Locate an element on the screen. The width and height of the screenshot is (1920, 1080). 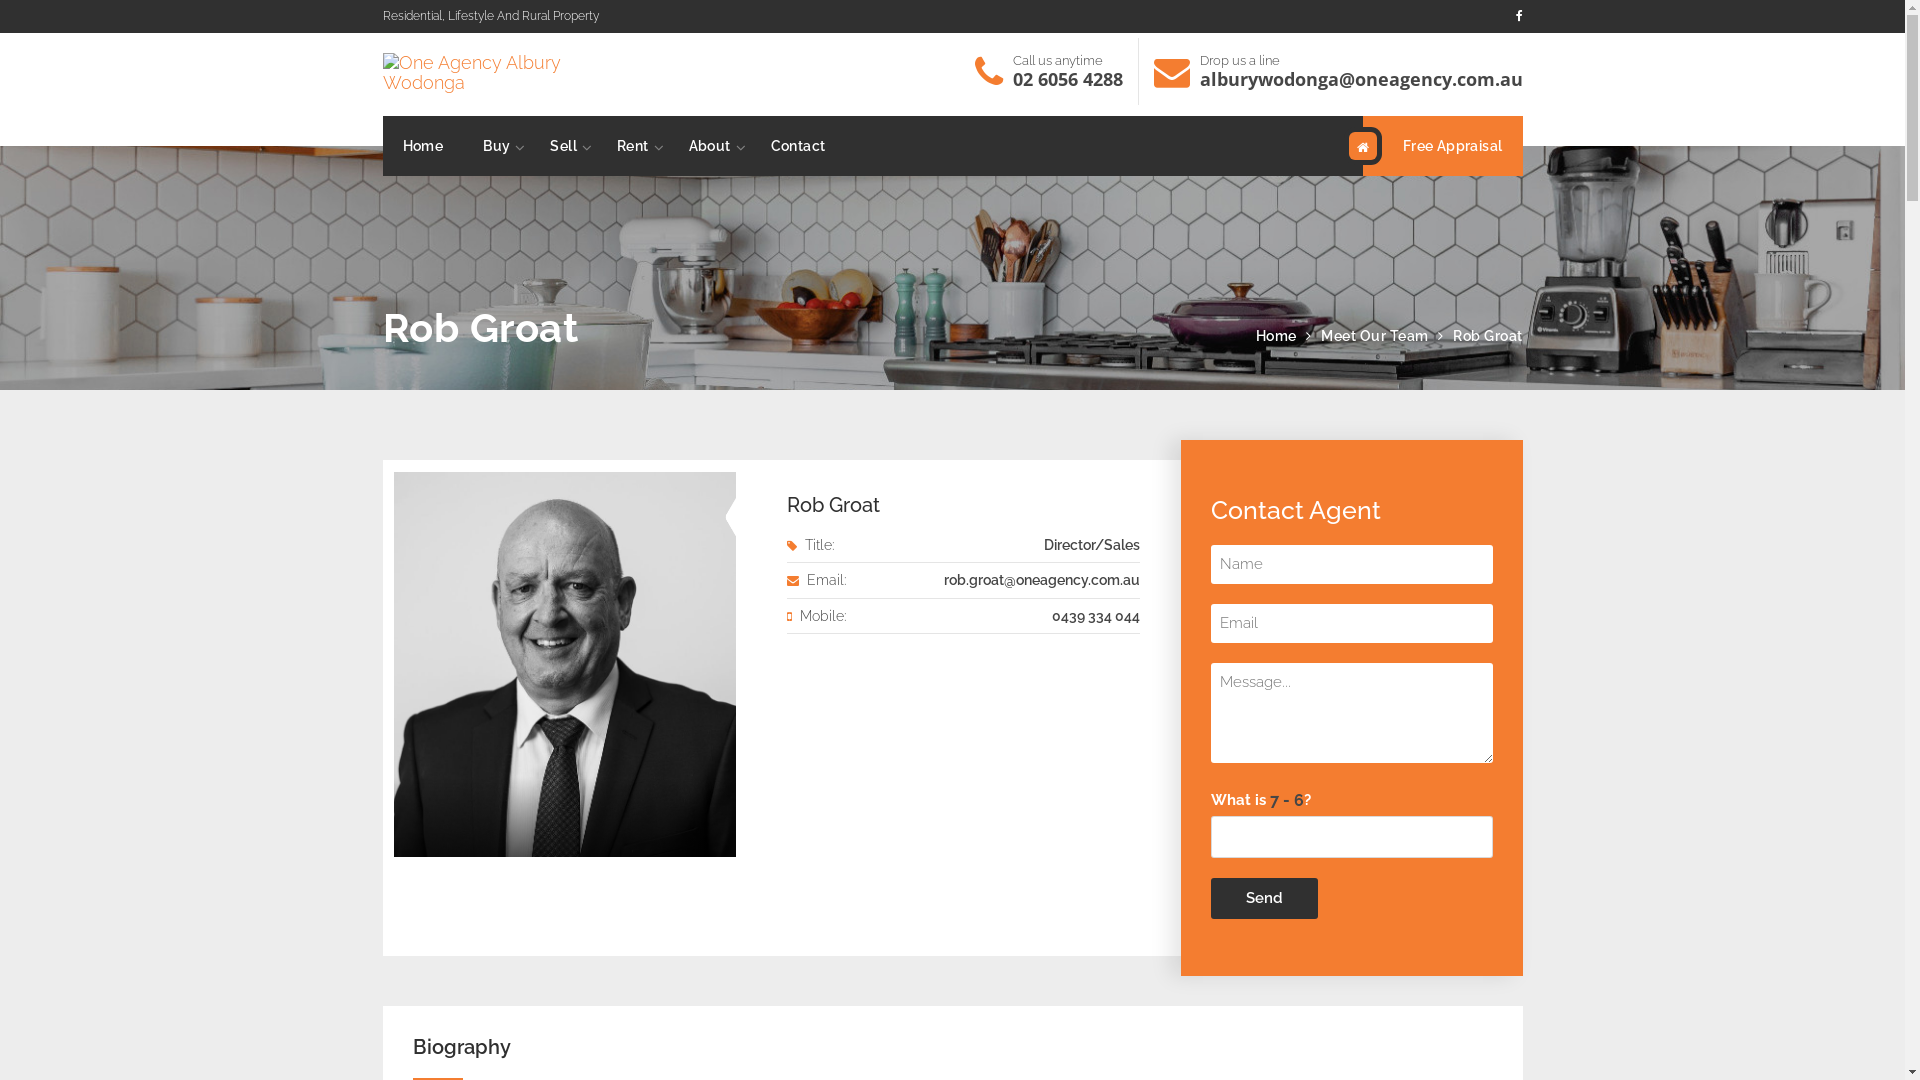
'Rent' is located at coordinates (632, 145).